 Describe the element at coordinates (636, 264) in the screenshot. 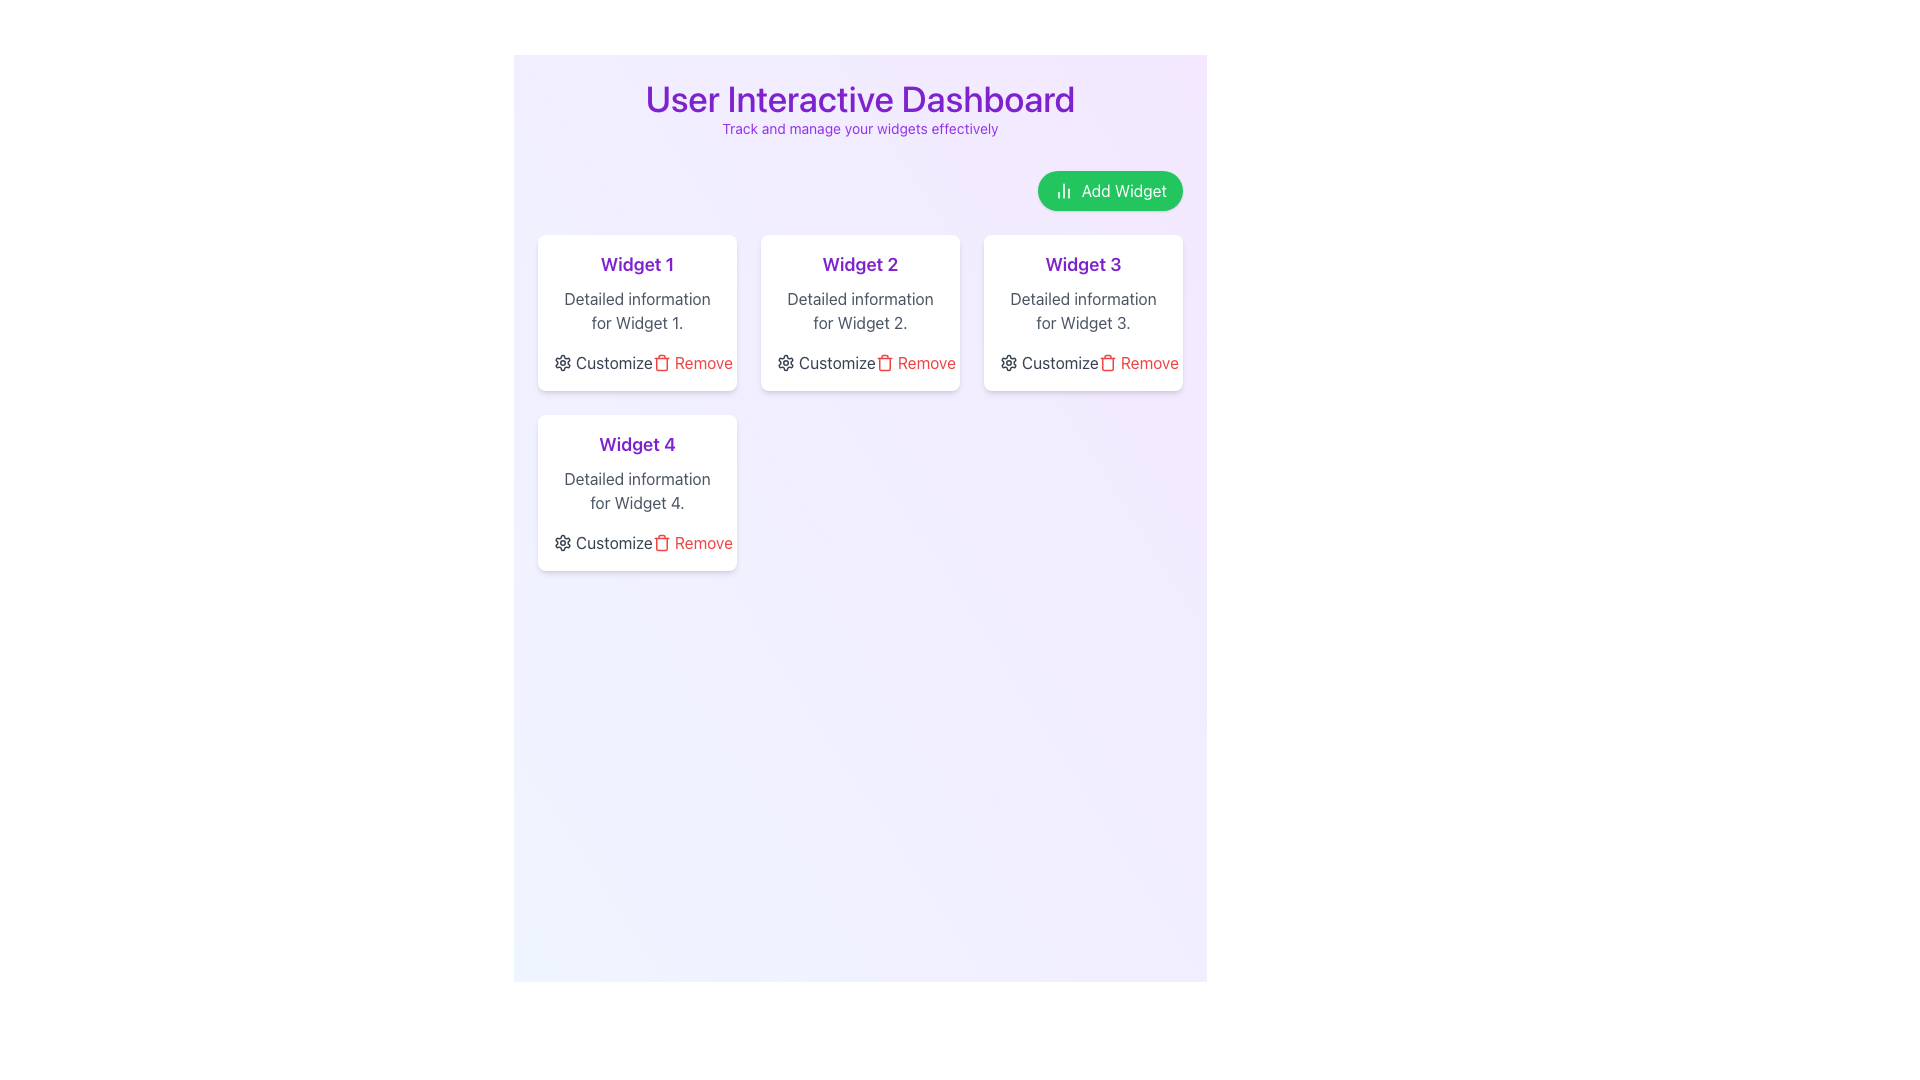

I see `the Text Label that identifies the card as 'Widget 1', which is positioned at the top of the first card in a grid layout` at that location.